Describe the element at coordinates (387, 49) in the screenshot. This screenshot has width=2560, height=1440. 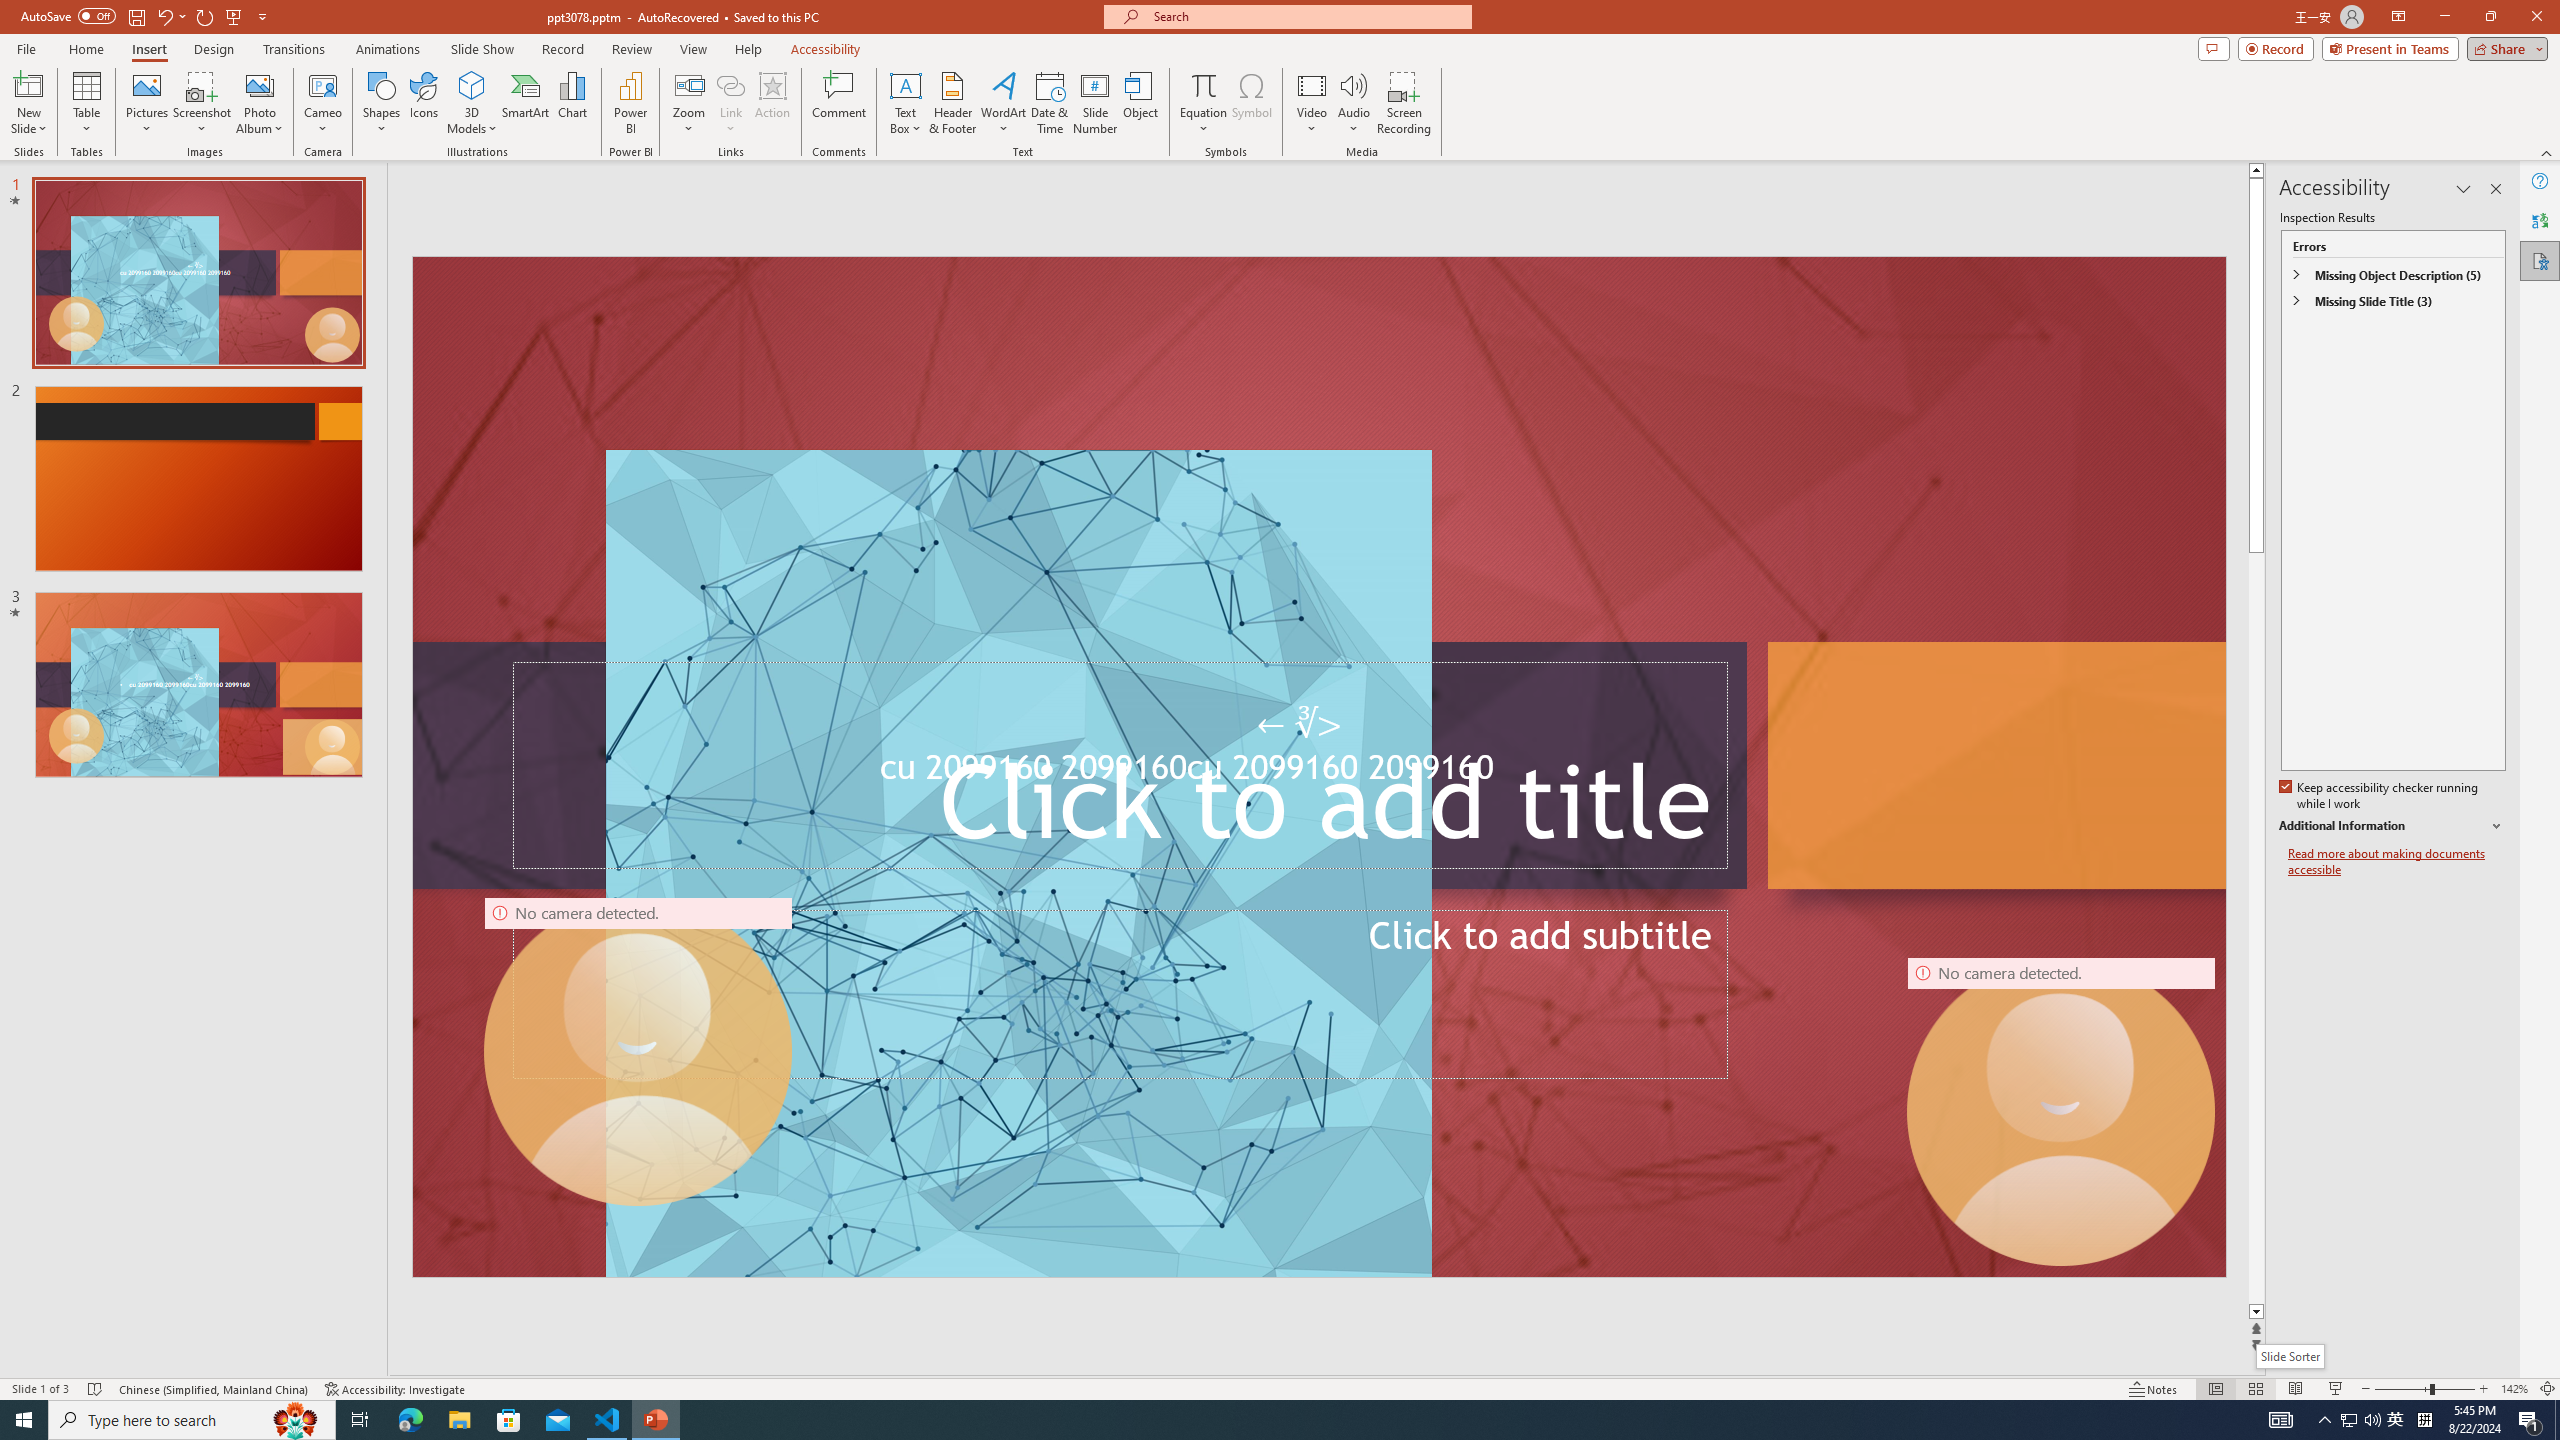
I see `'Animations'` at that location.